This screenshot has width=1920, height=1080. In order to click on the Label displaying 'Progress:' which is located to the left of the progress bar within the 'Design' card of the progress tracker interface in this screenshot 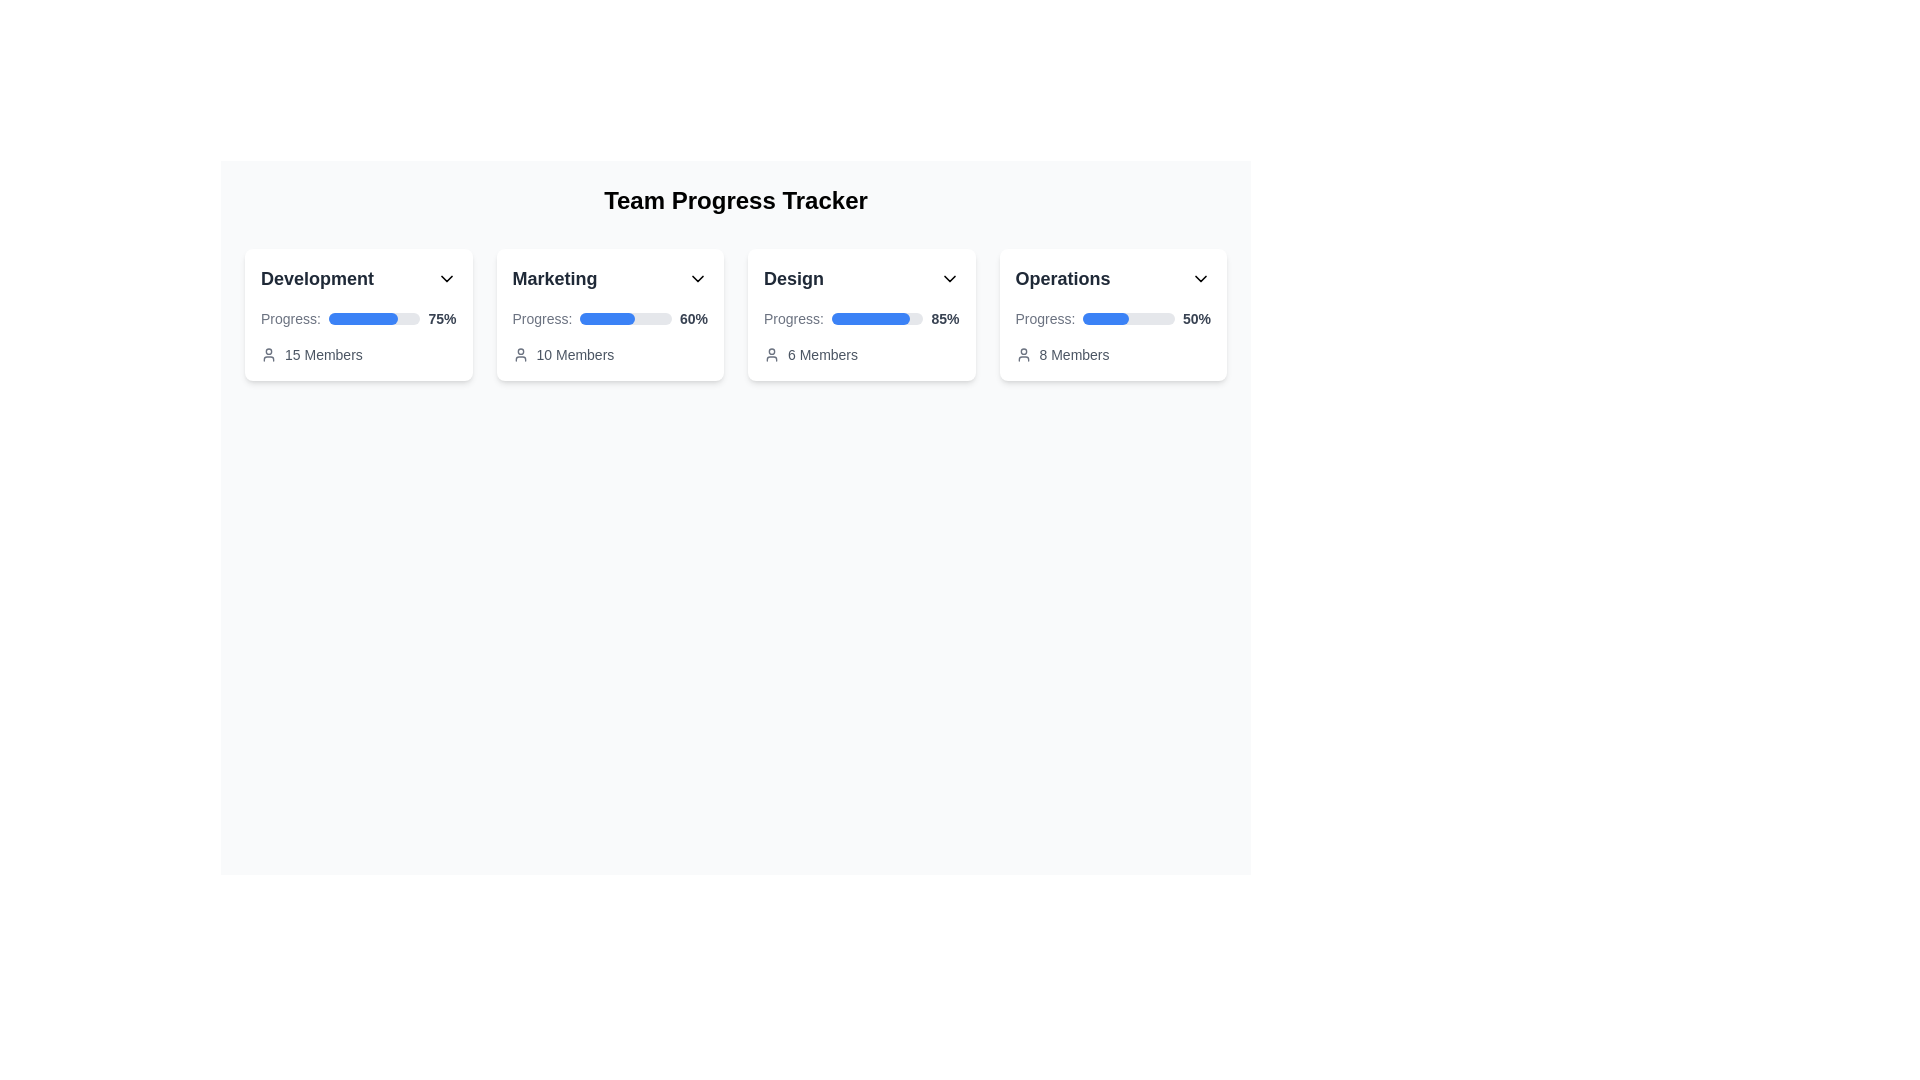, I will do `click(792, 318)`.